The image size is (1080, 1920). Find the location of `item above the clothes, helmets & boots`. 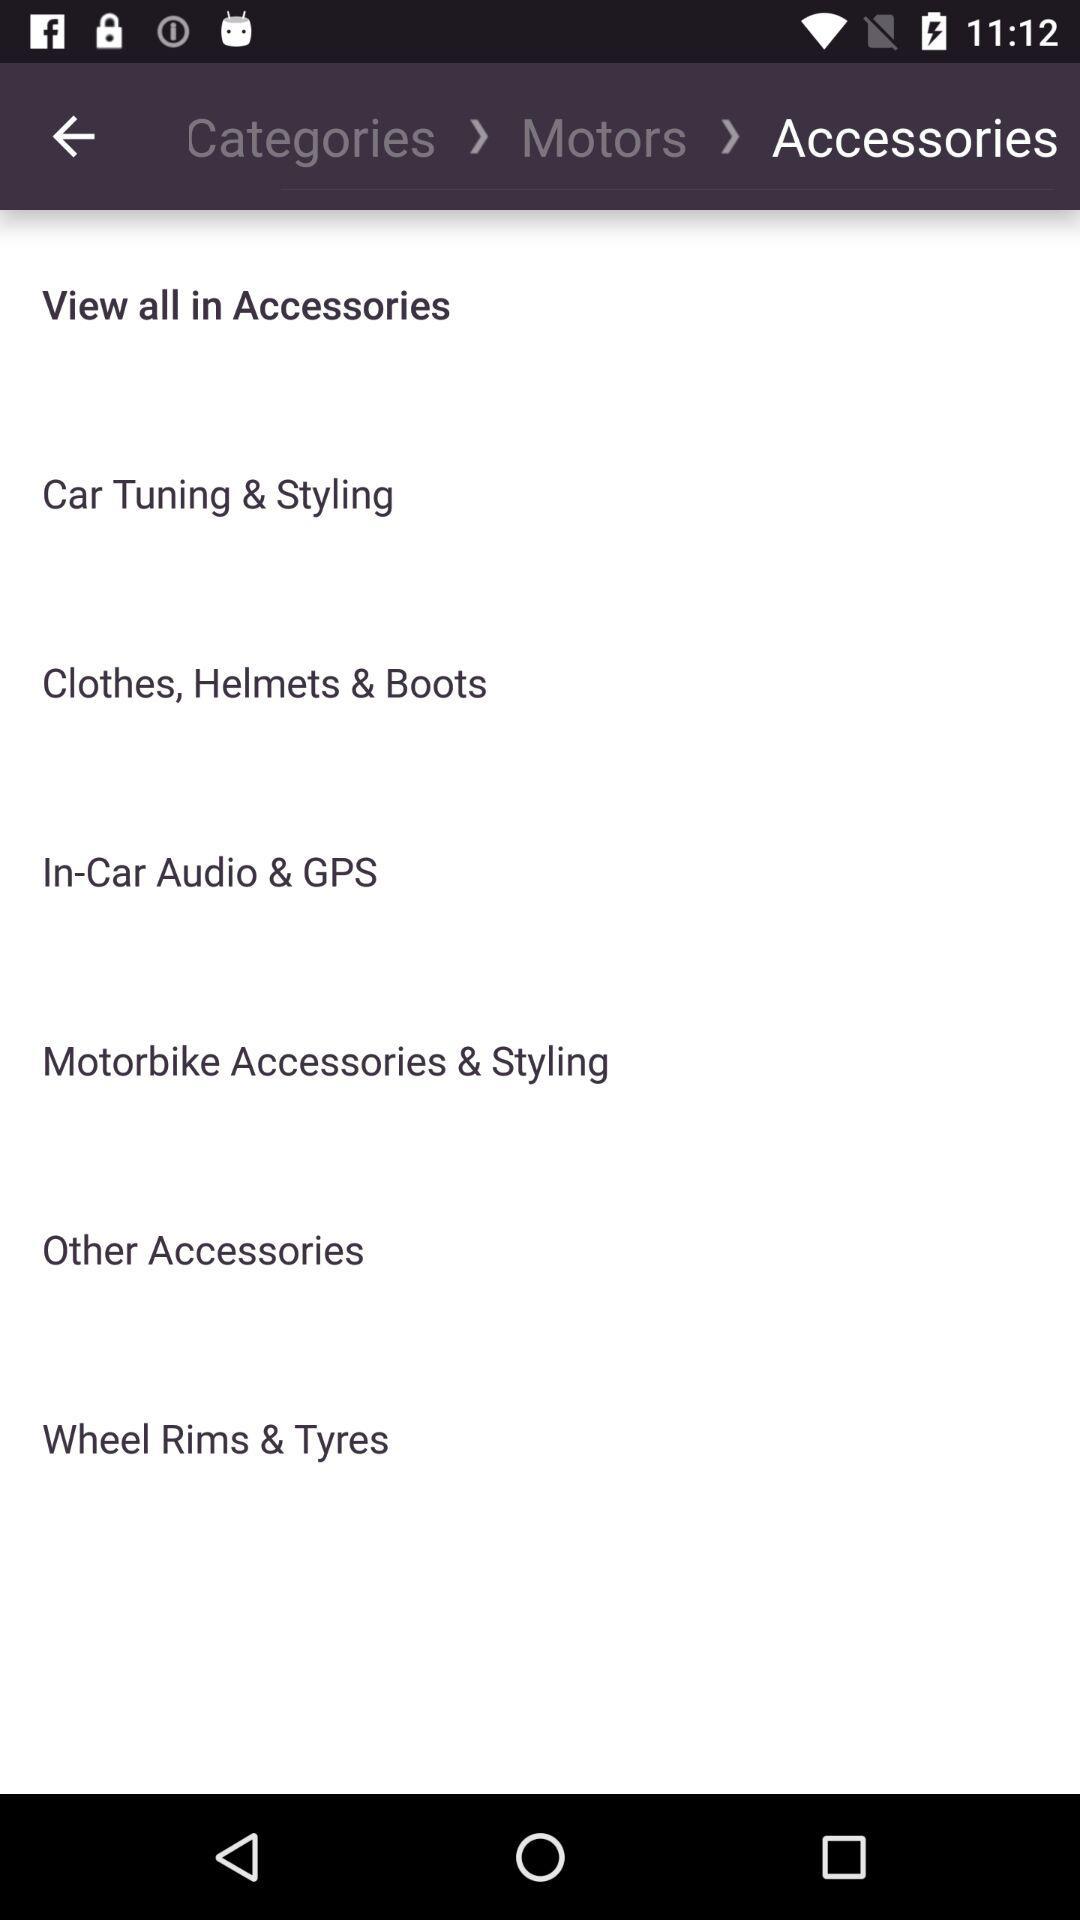

item above the clothes, helmets & boots is located at coordinates (218, 493).